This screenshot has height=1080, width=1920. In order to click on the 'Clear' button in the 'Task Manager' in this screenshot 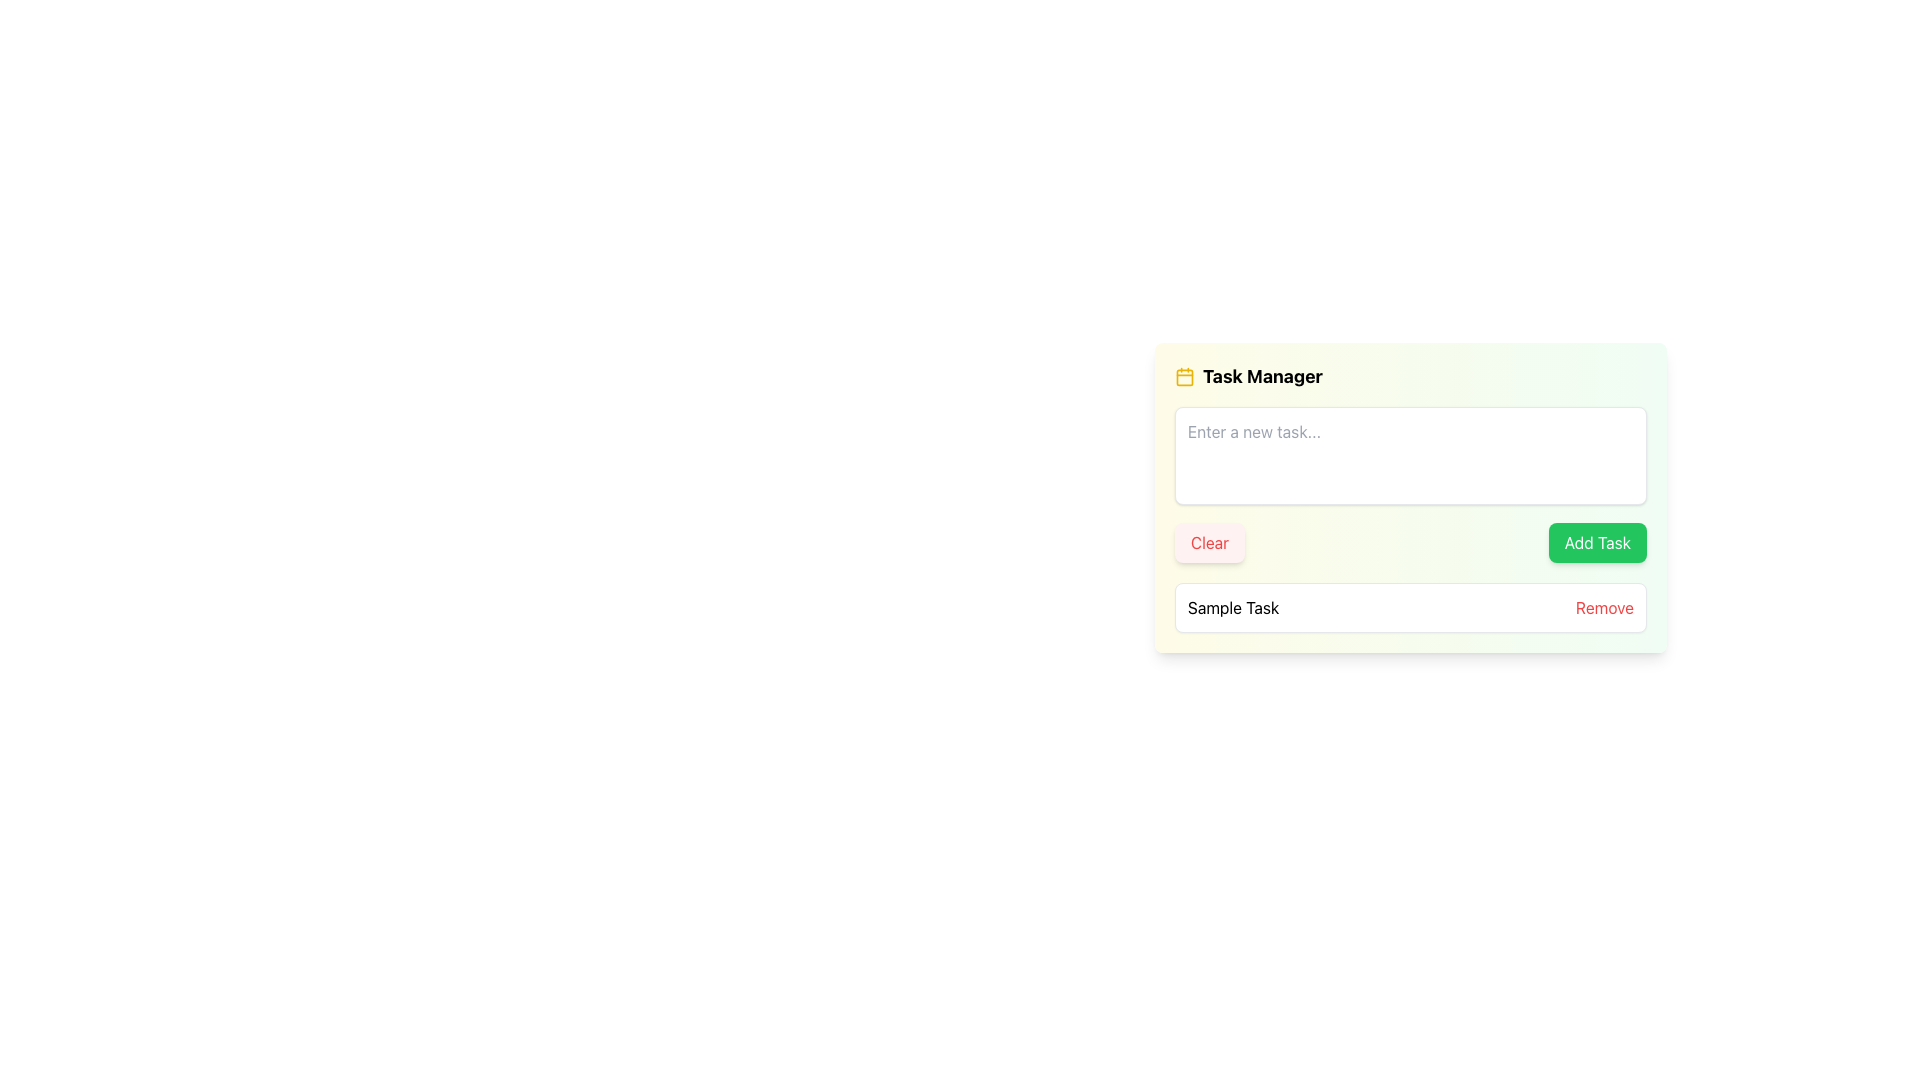, I will do `click(1208, 543)`.